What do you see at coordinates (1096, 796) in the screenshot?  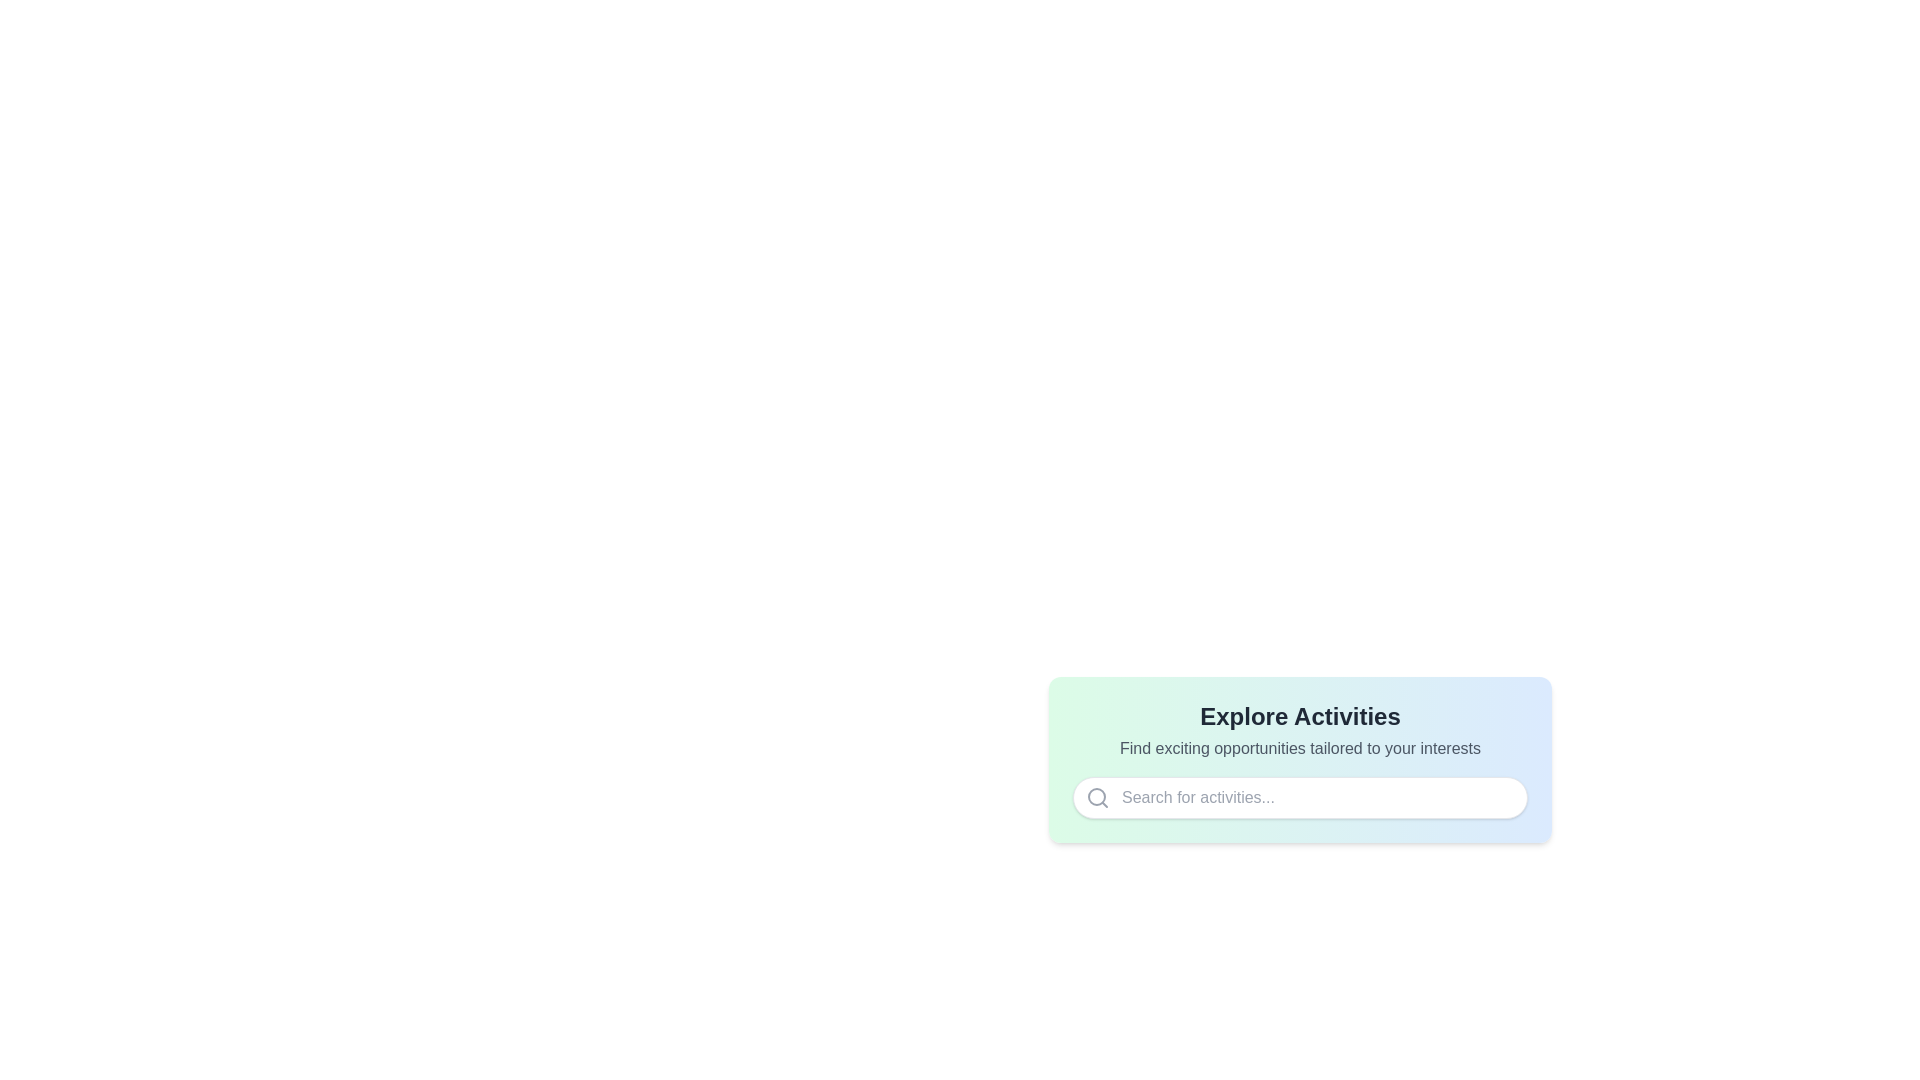 I see `the circular handle component of the magnifying glass icon, which serves as the search button` at bounding box center [1096, 796].